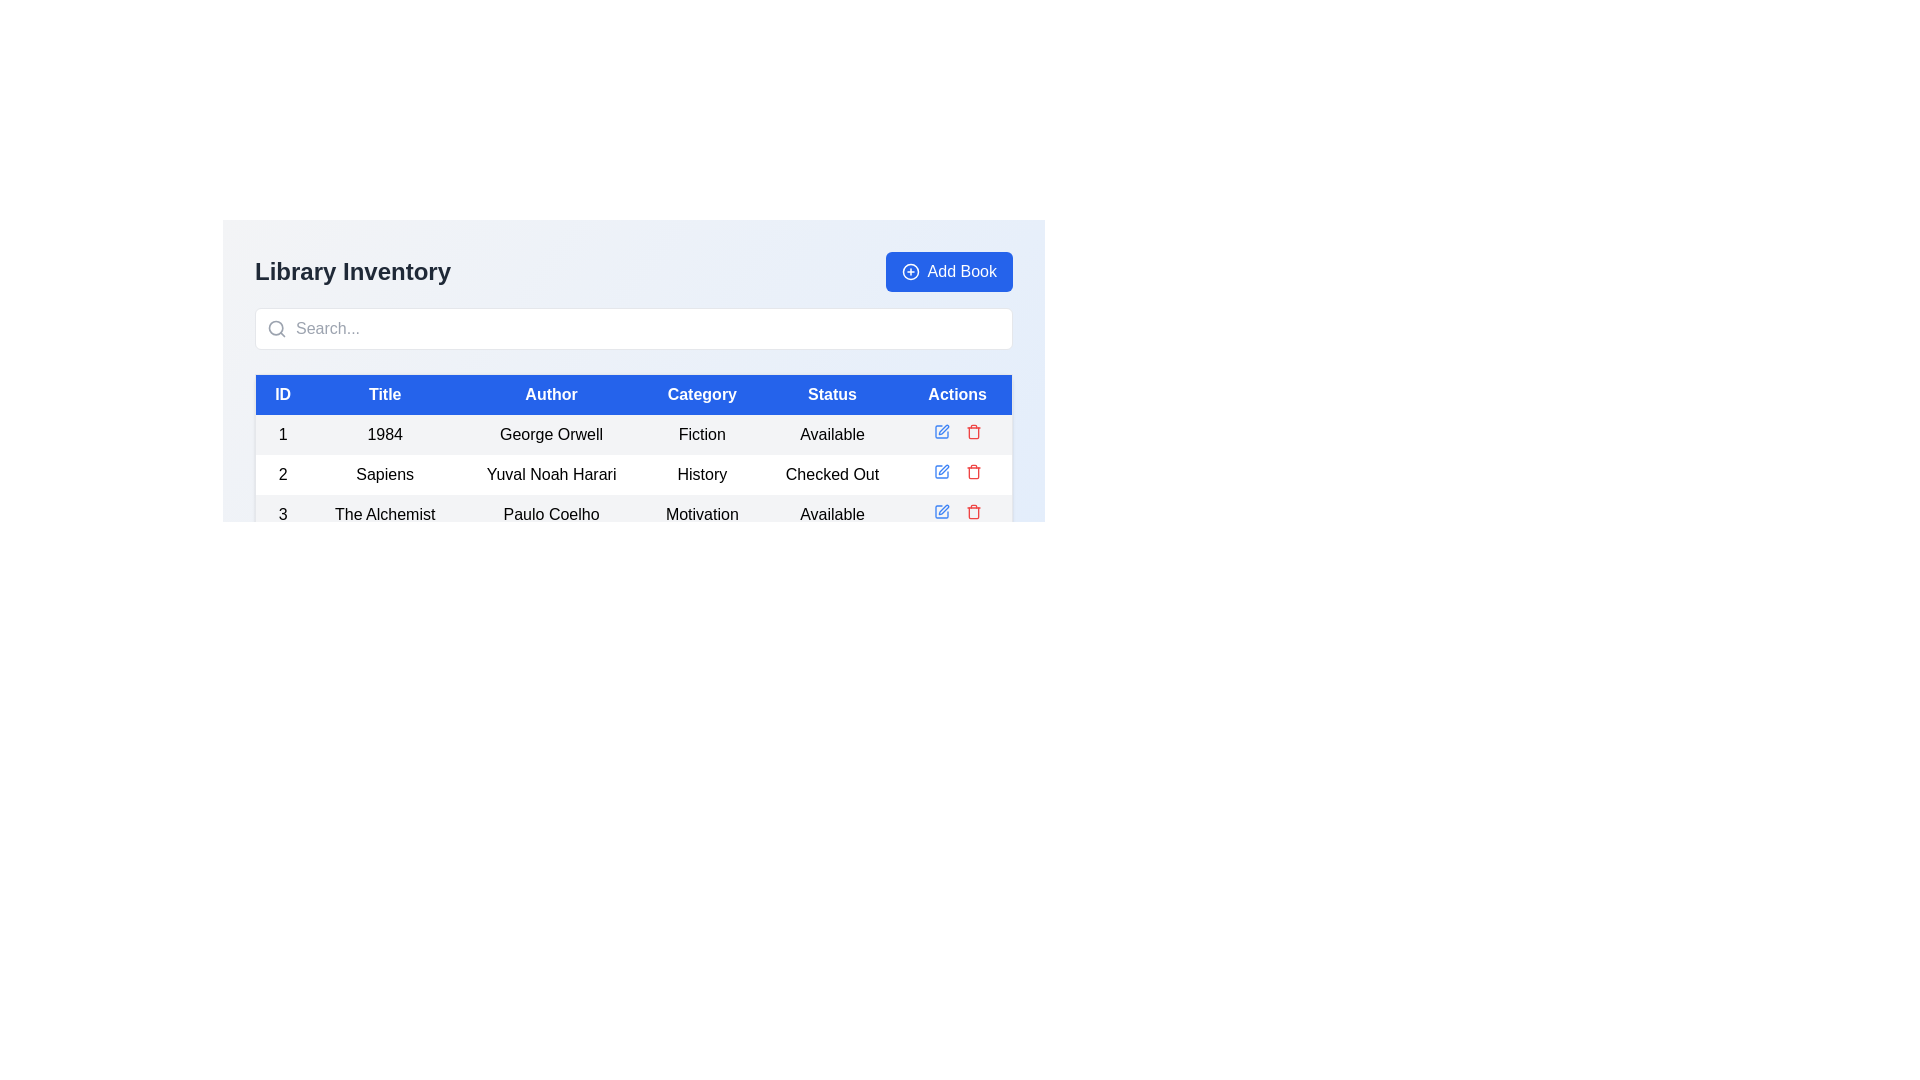 The height and width of the screenshot is (1080, 1920). Describe the element at coordinates (832, 434) in the screenshot. I see `the 'Available' text label located in the fifth column of the first data row under the 'Status' header` at that location.